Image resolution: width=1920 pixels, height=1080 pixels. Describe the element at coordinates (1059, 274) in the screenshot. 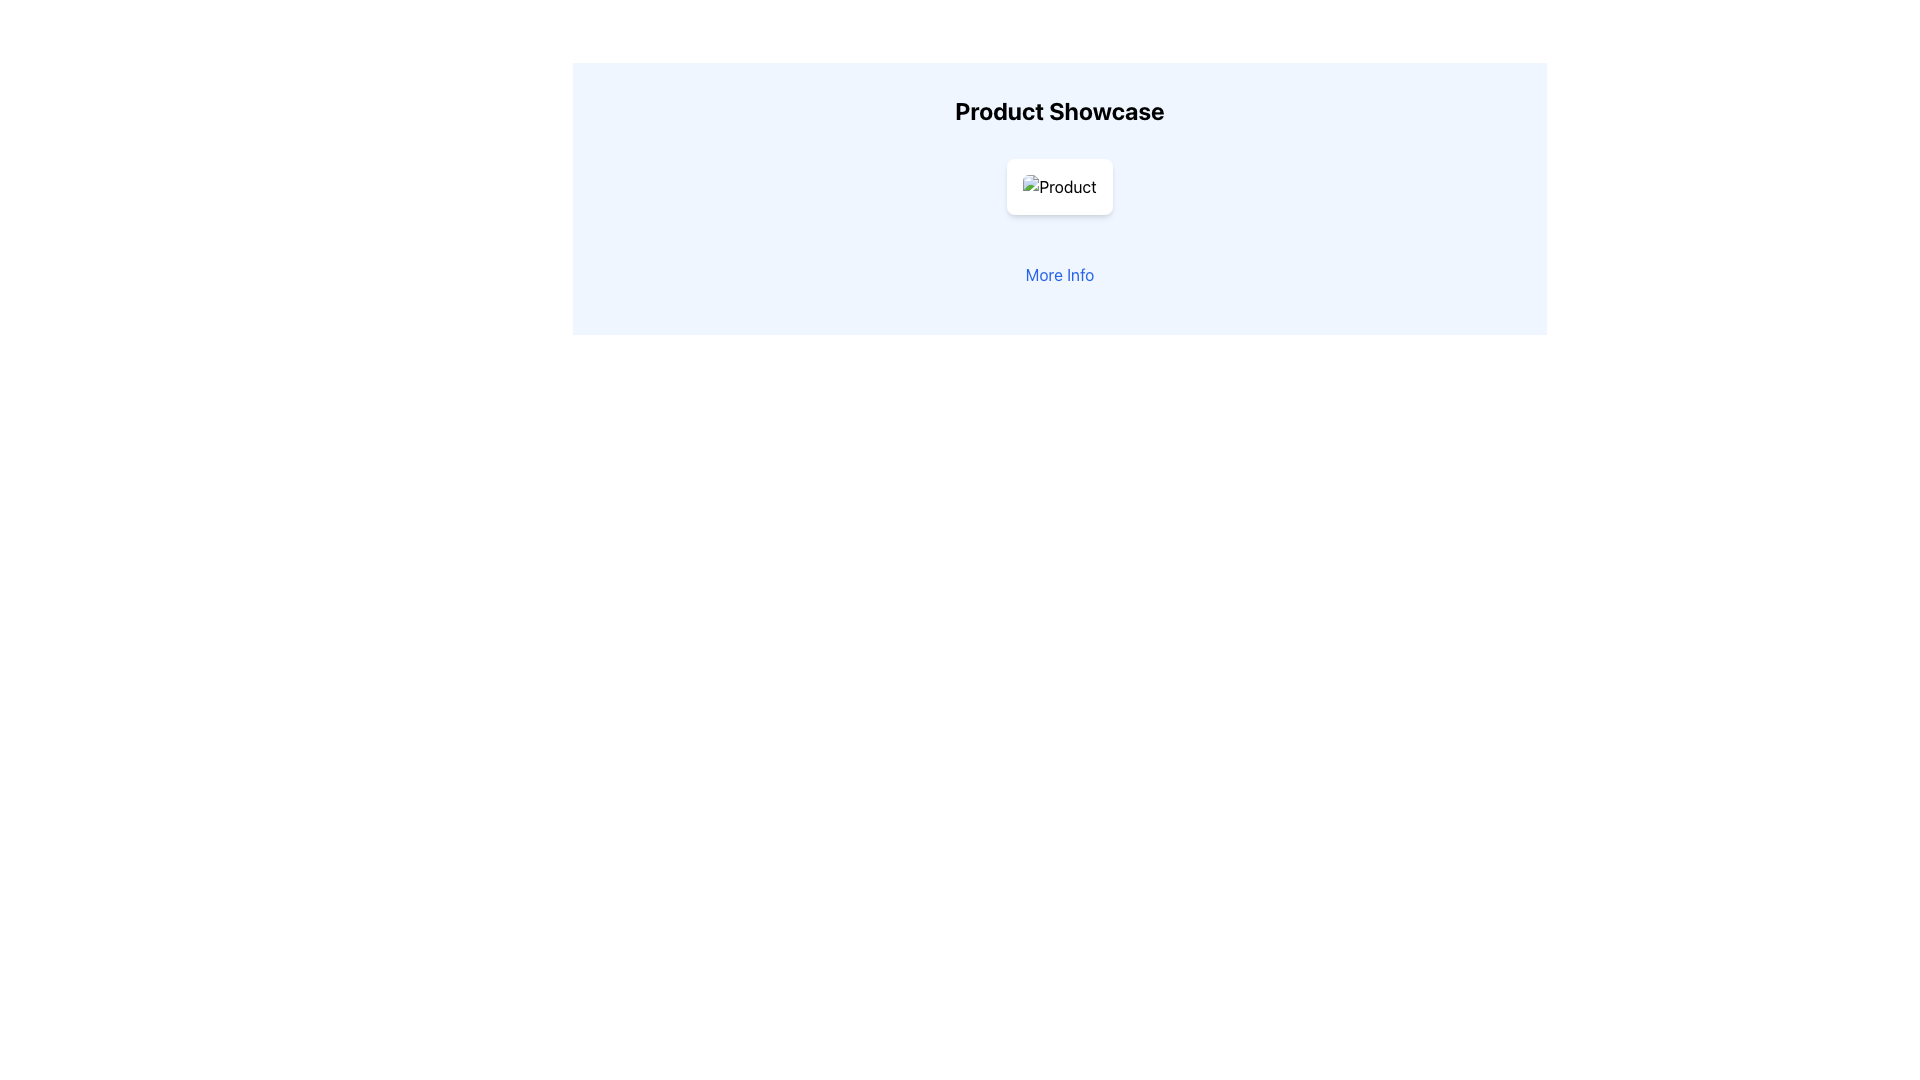

I see `the bold blue hyperlink labeled 'More Info' located under the 'Product' image in the 'Product Showcase' section` at that location.